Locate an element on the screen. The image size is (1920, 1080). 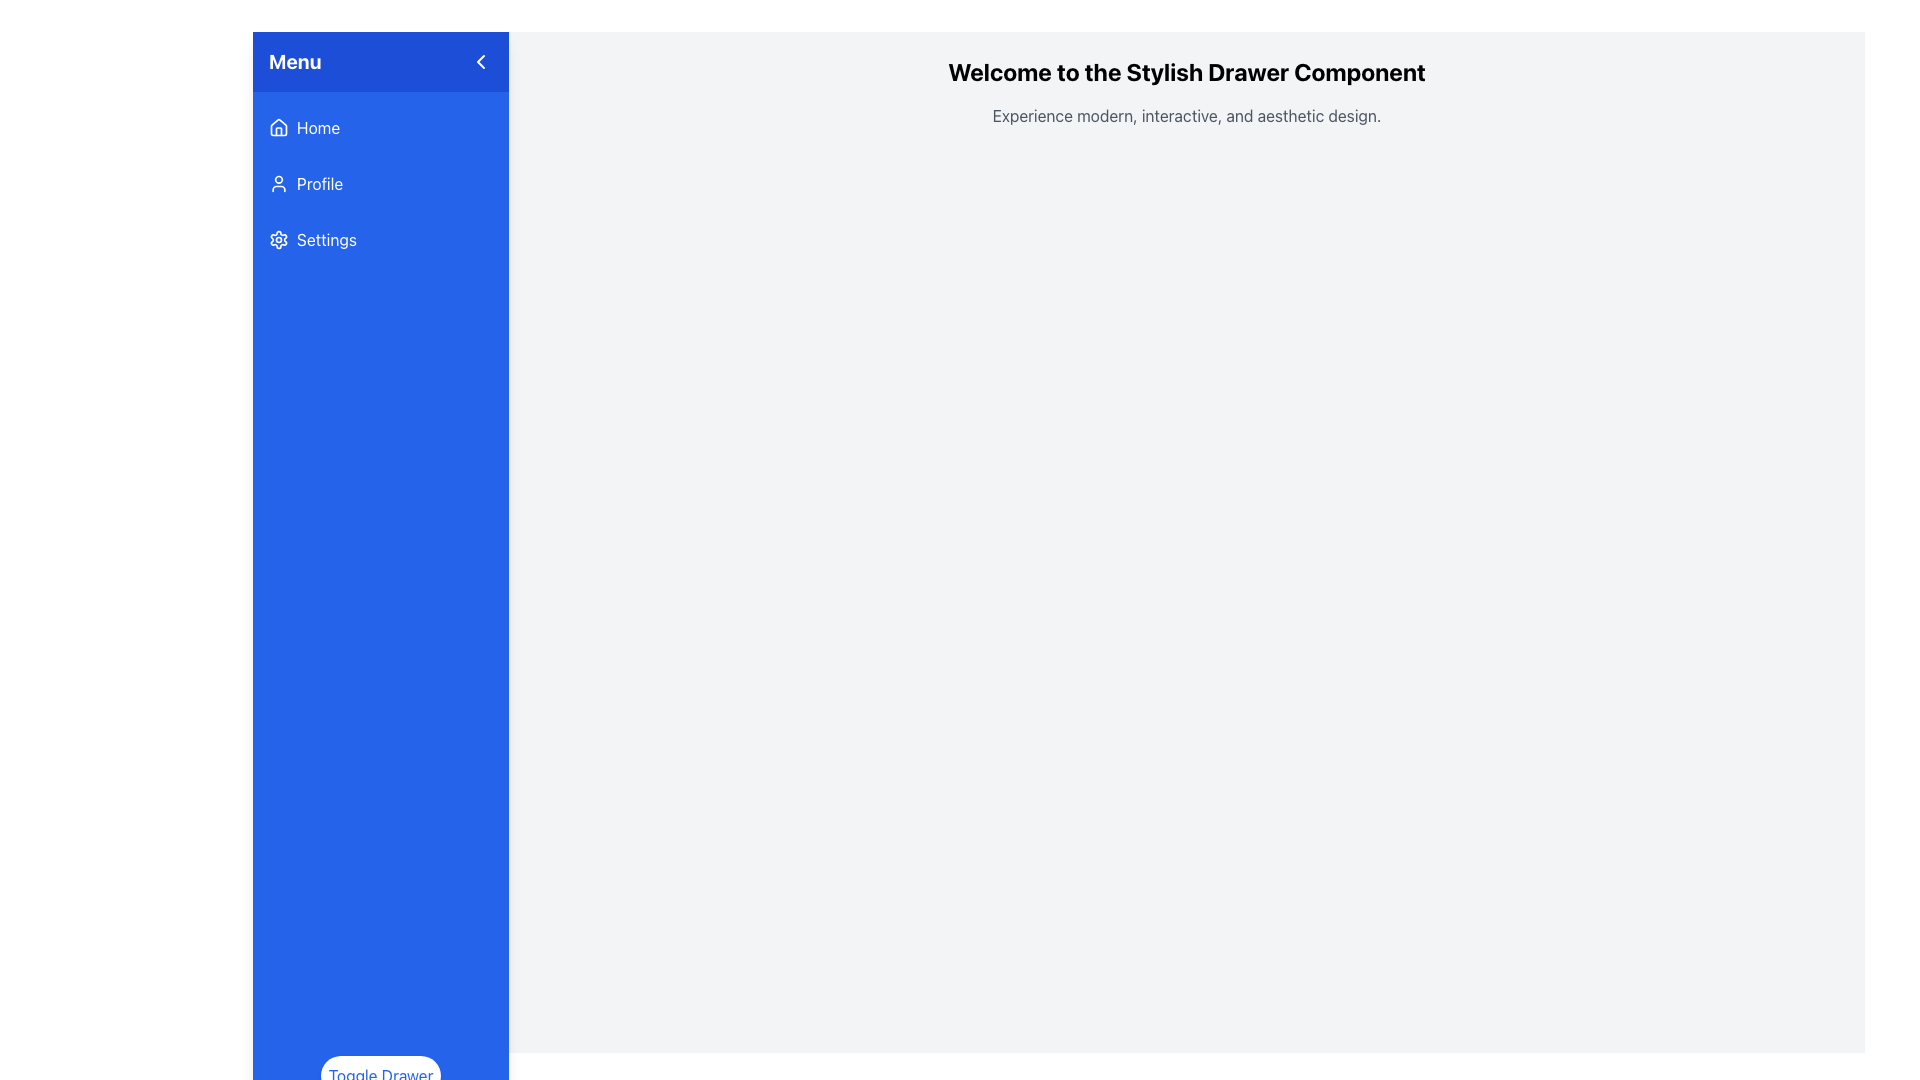
the 'Settings' button, which is the third item in the vertical menu list is located at coordinates (380, 238).